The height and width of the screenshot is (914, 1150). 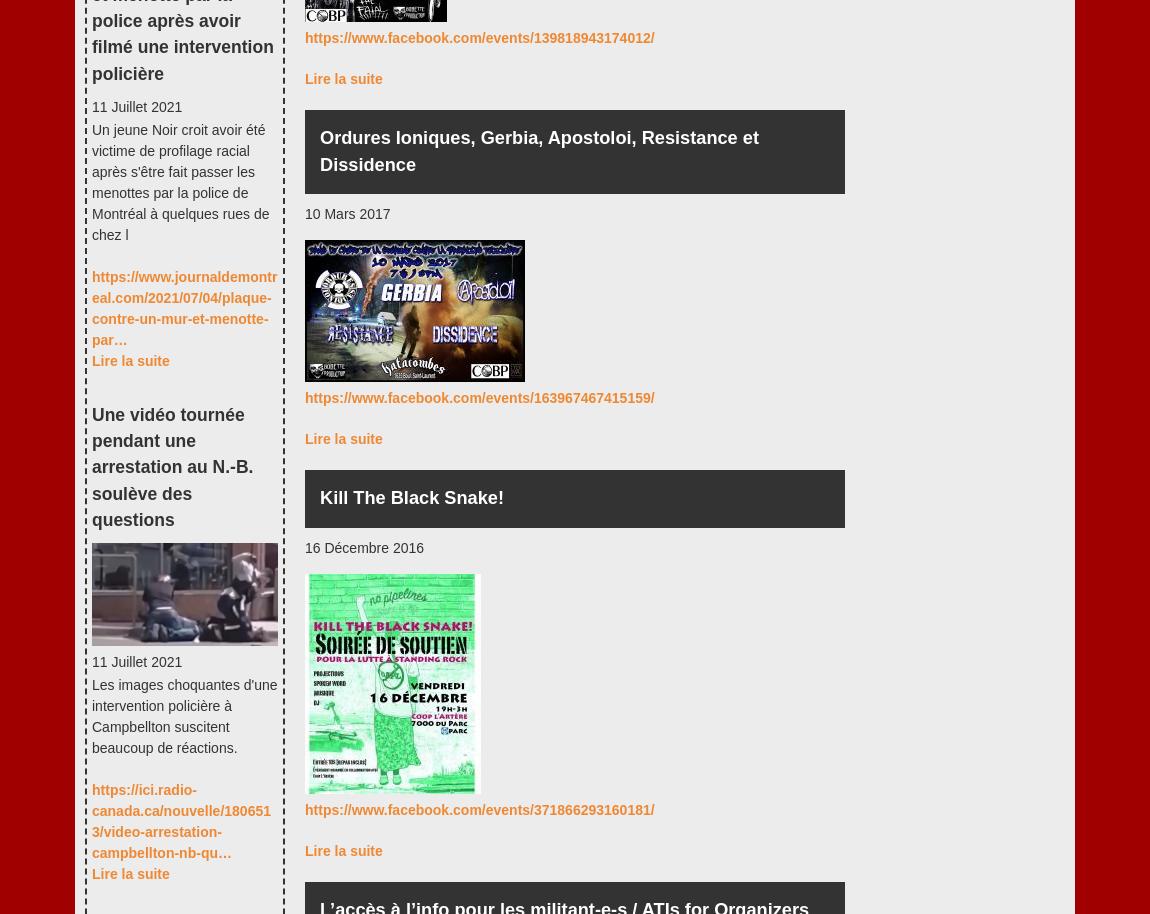 What do you see at coordinates (539, 149) in the screenshot?
I see `'Ordures Ioniques, Gerbia, Apostoloi, Resistance et Dissidence'` at bounding box center [539, 149].